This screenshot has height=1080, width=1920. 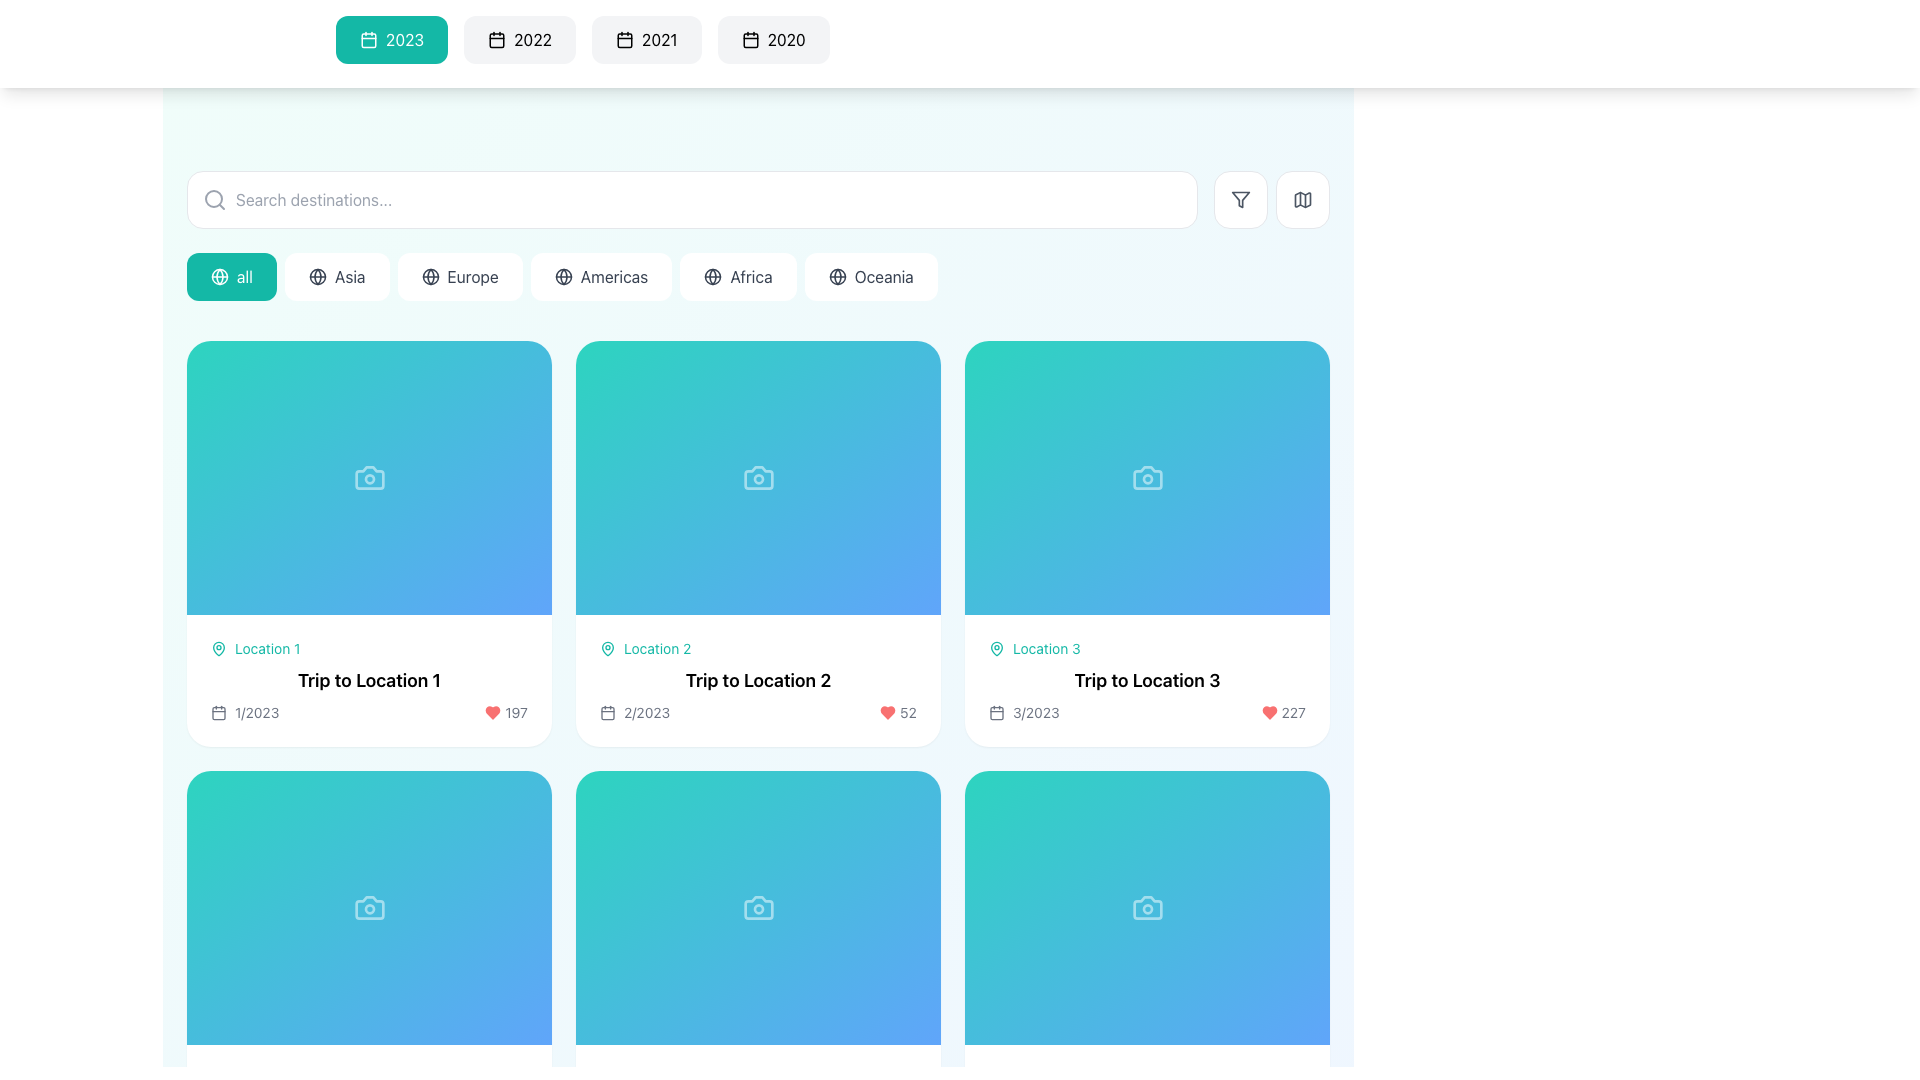 What do you see at coordinates (757, 679) in the screenshot?
I see `the title of the destination card located under the 'Location 2' heading in the second card of a horizontally aligned grid to signify interest or for details` at bounding box center [757, 679].